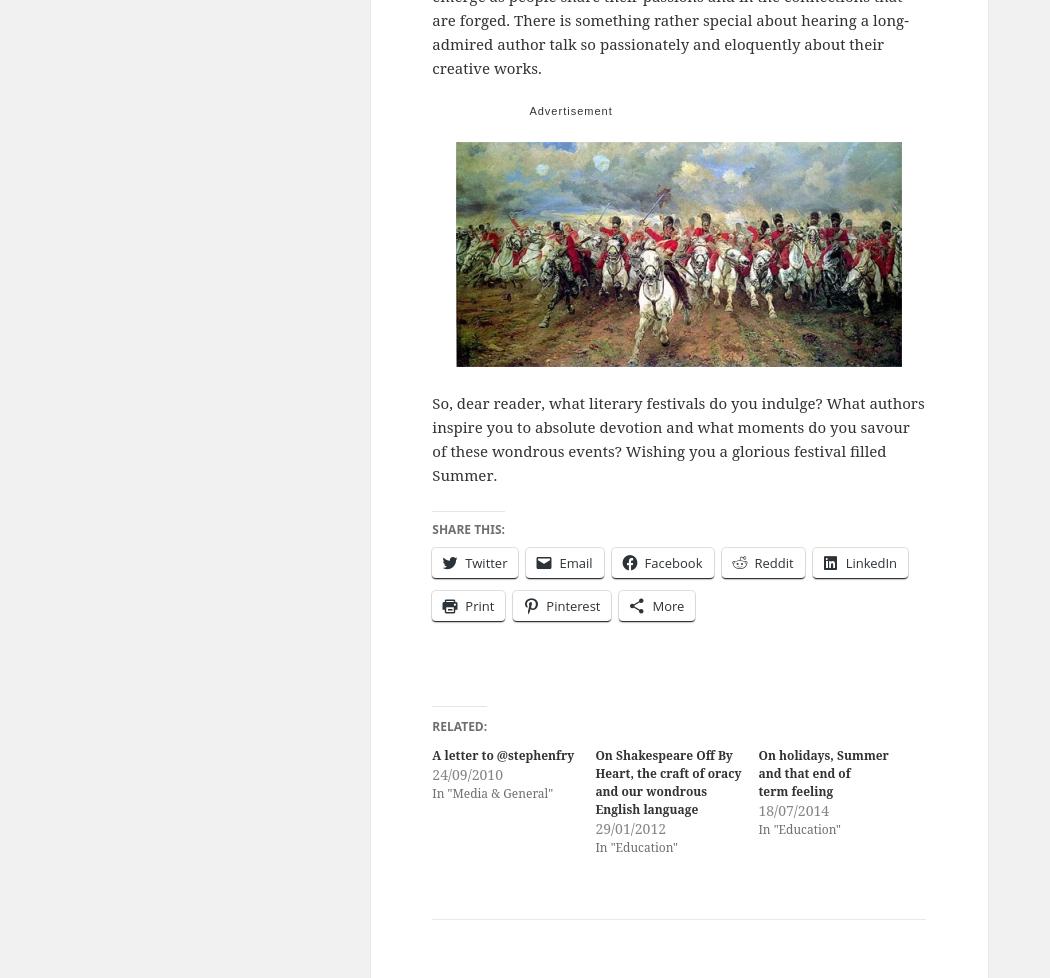  I want to click on 'Pinterest', so click(546, 604).